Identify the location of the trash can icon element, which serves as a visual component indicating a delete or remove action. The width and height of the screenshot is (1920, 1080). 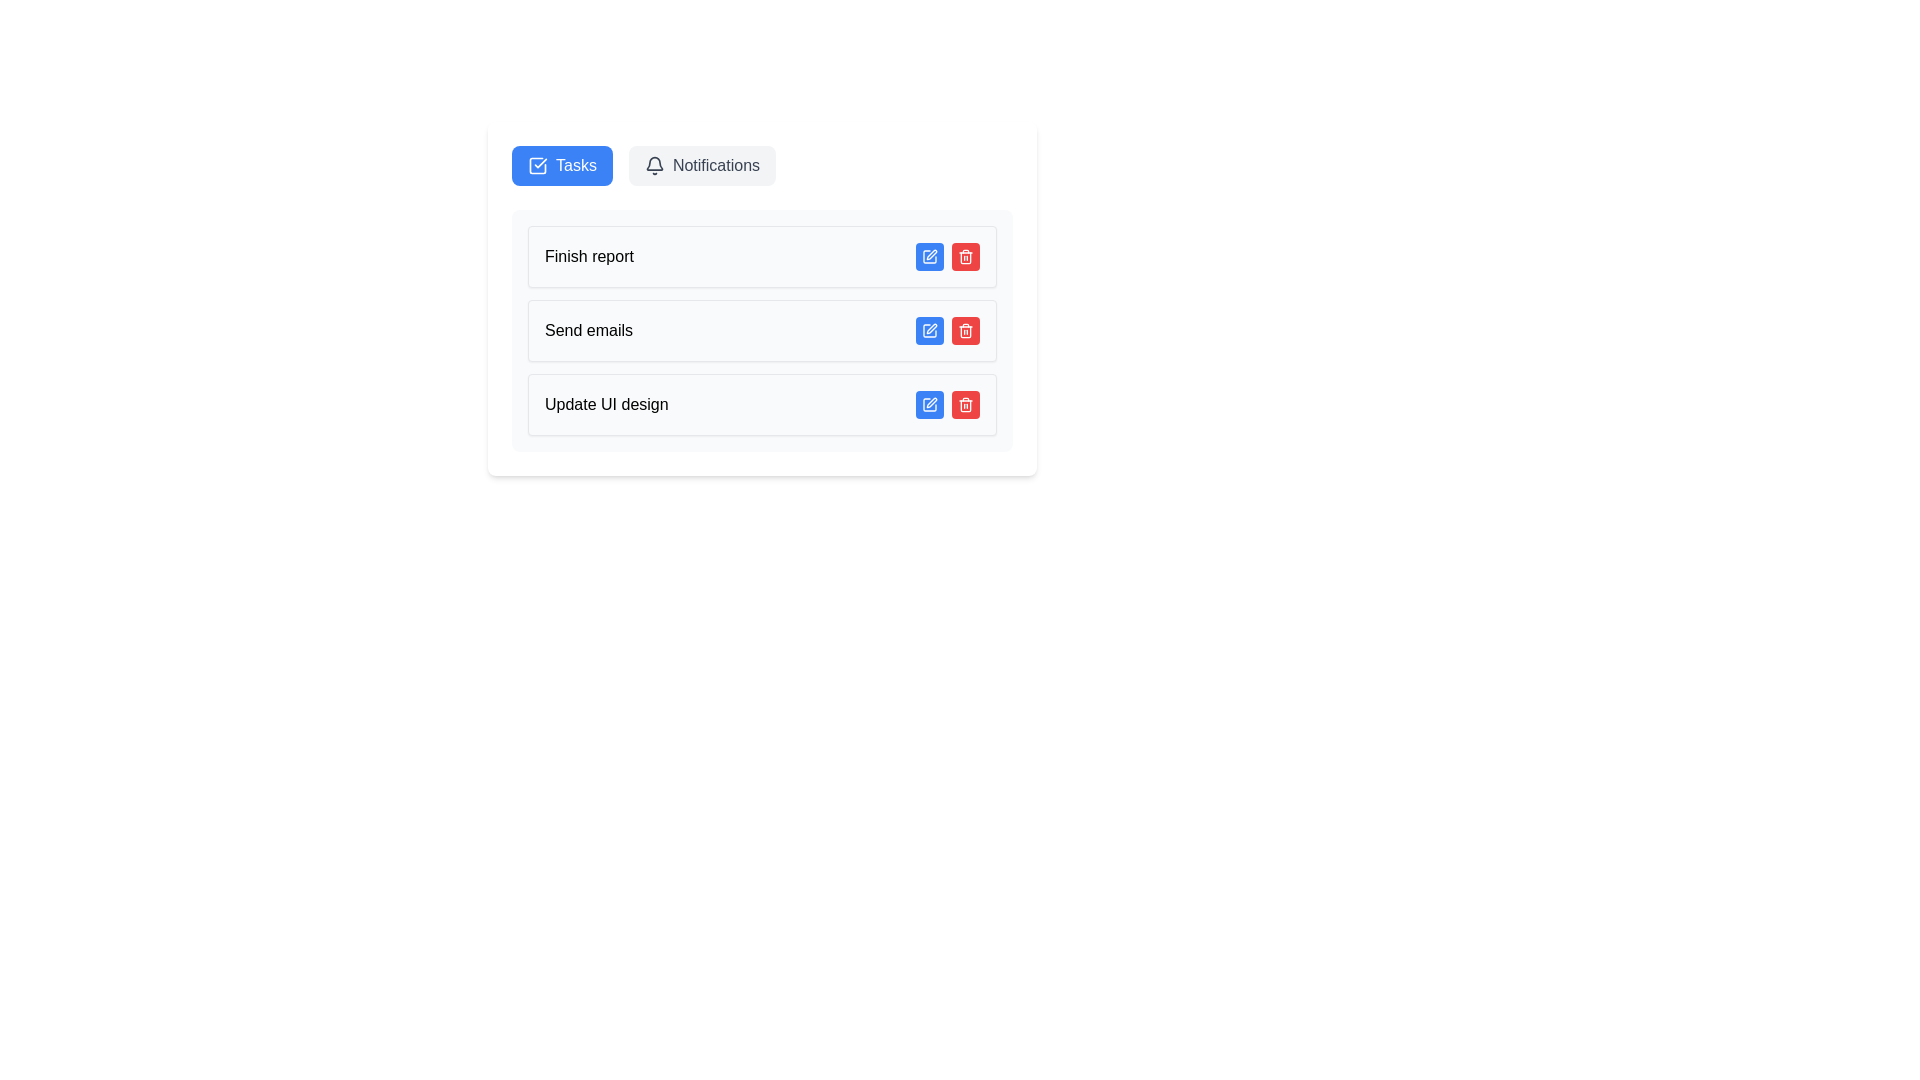
(965, 405).